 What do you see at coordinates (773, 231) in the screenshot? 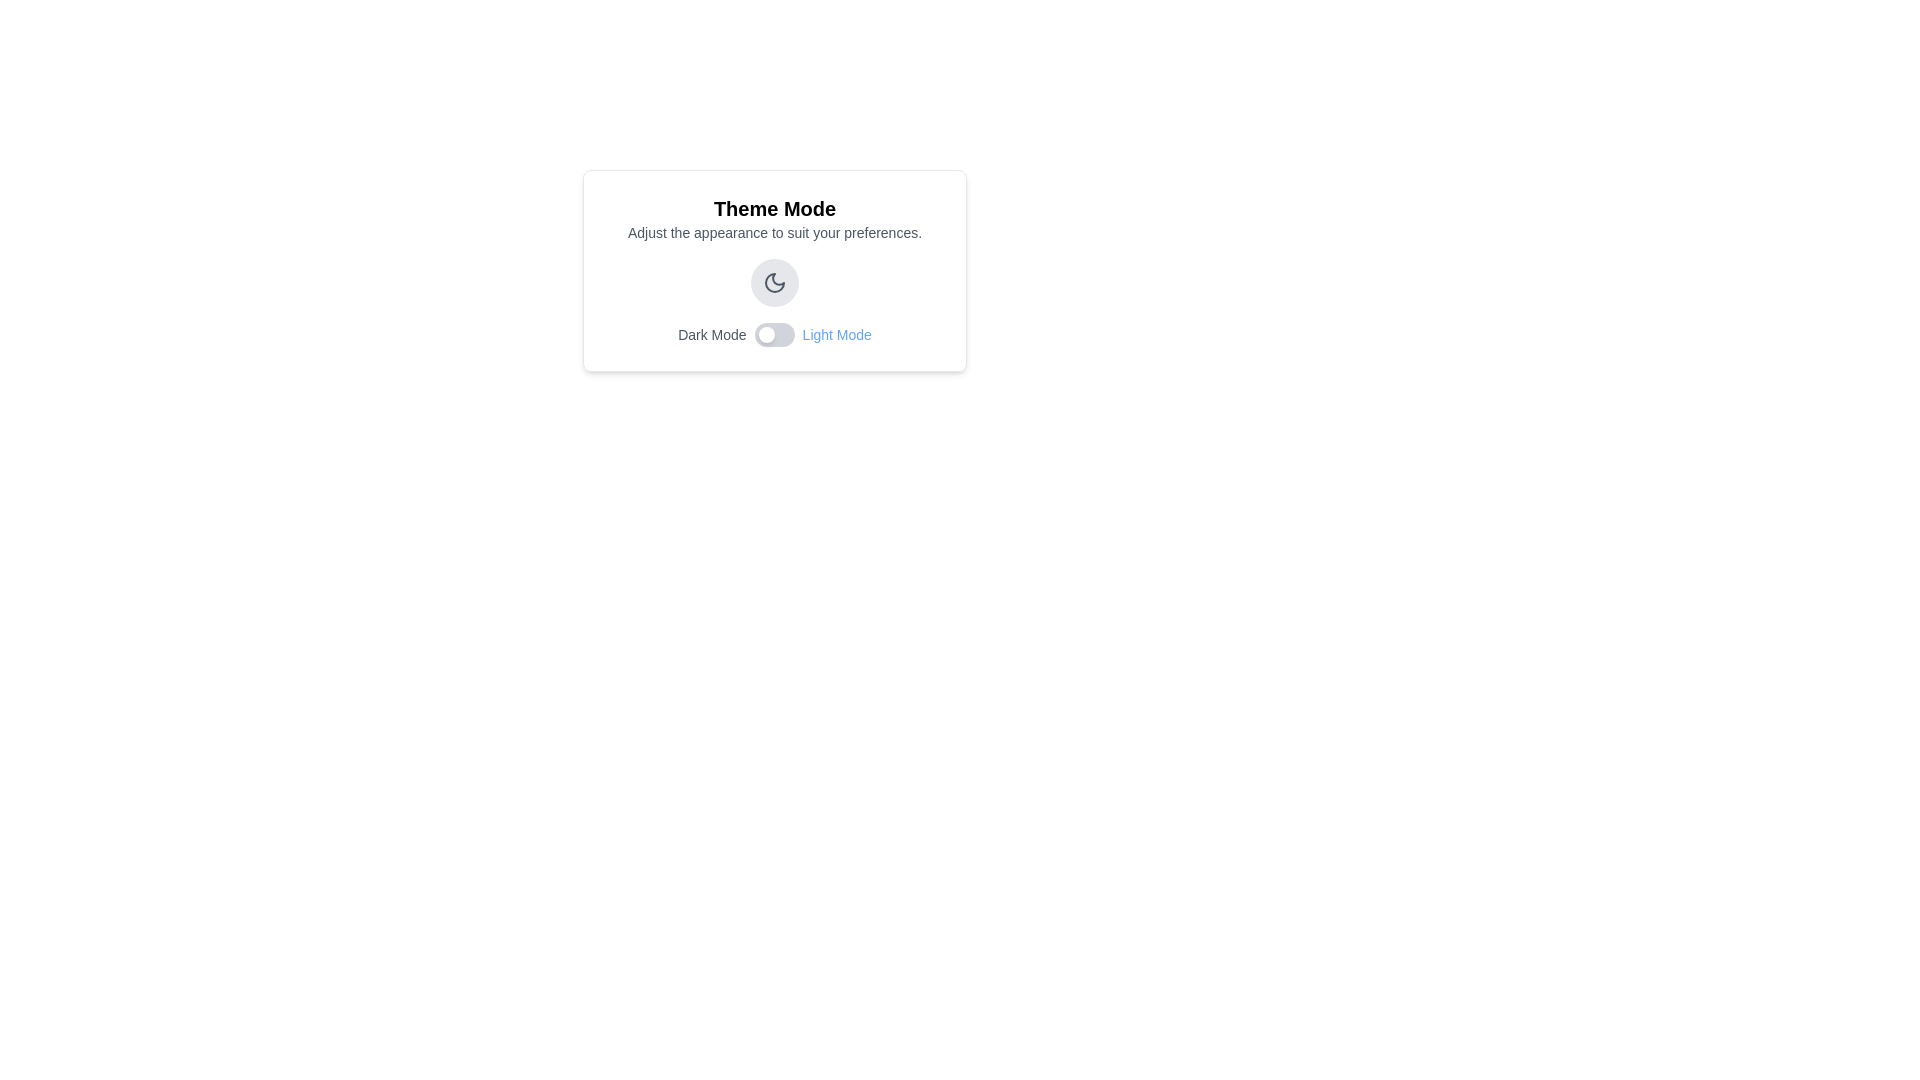
I see `the text label that contains the phrase 'Adjust the appearance to suit your preferences.' positioned below the 'Theme Mode' title` at bounding box center [773, 231].